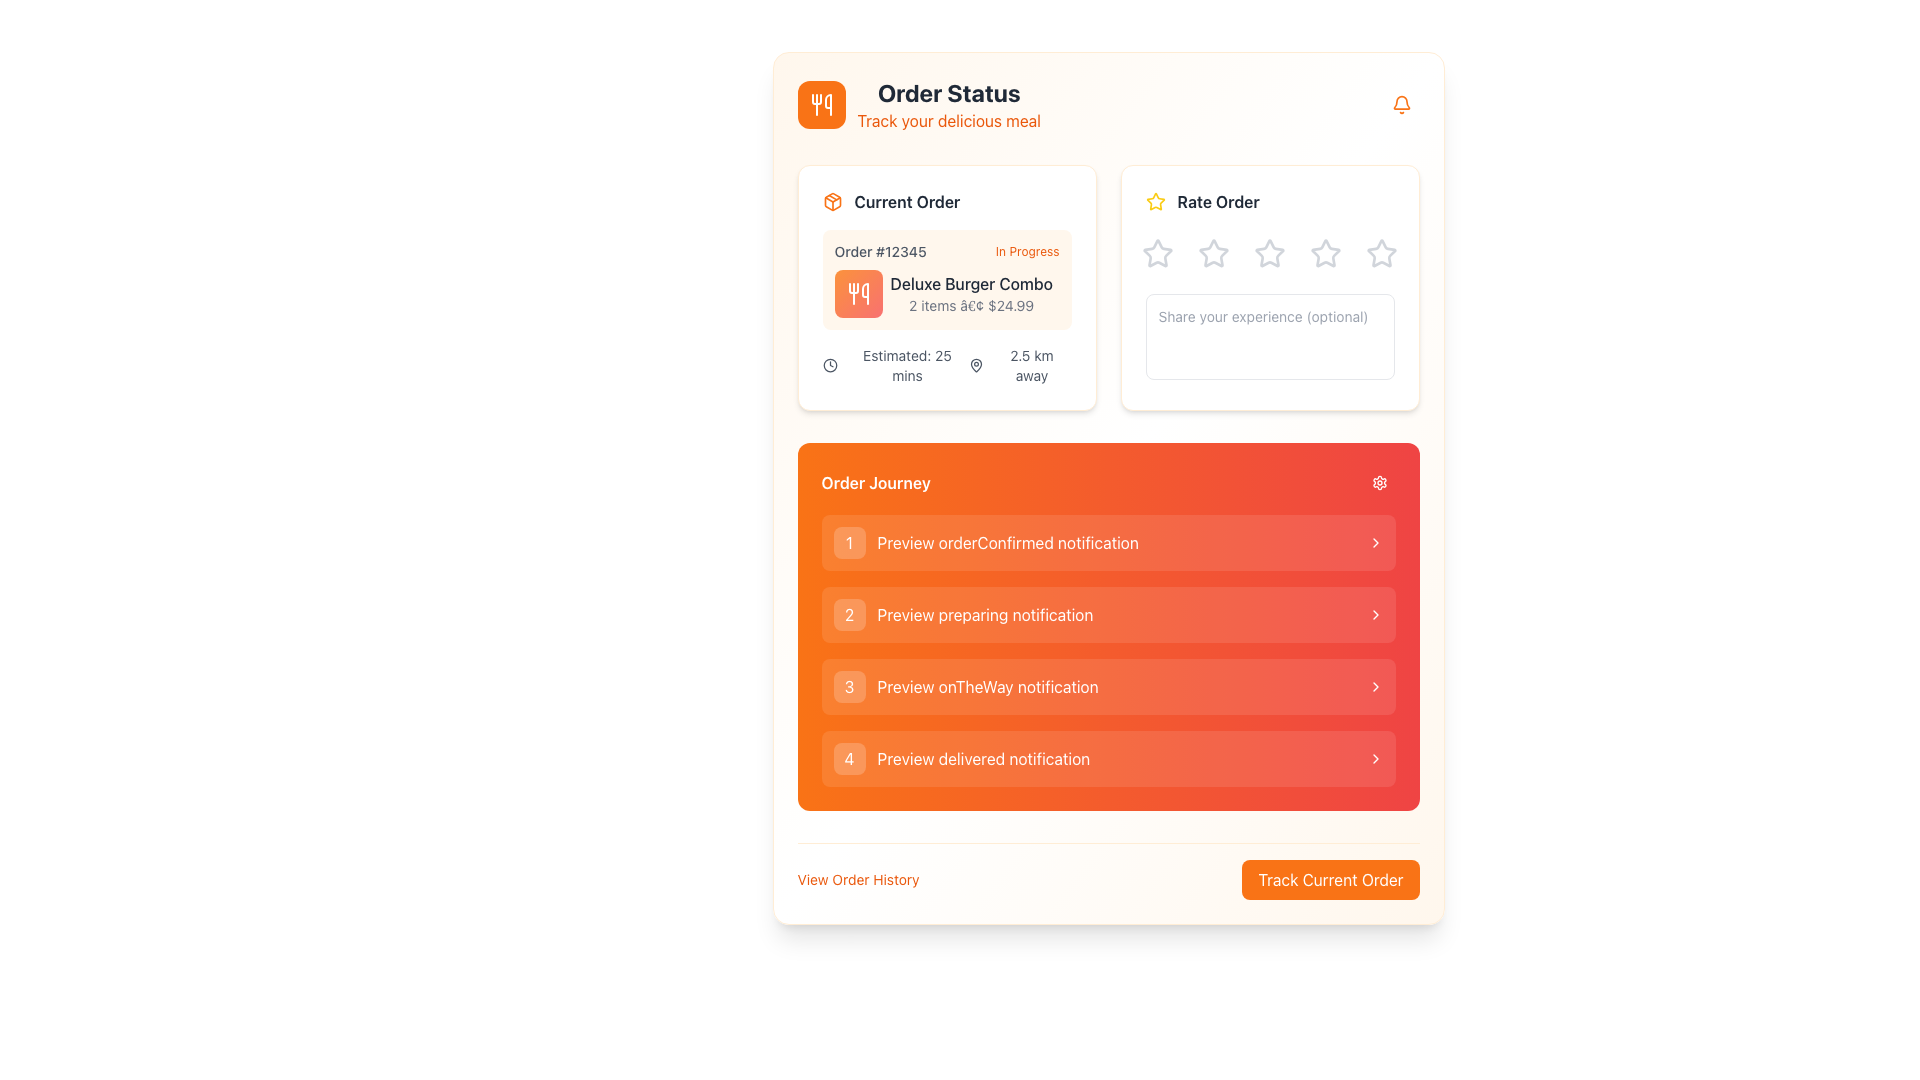 This screenshot has width=1920, height=1080. I want to click on displayed text of the Text display component showing 'Deluxe Burger Combo' and '2 items • $24.99' located in the 'Current Order' section beside the utensil icon, so click(971, 293).